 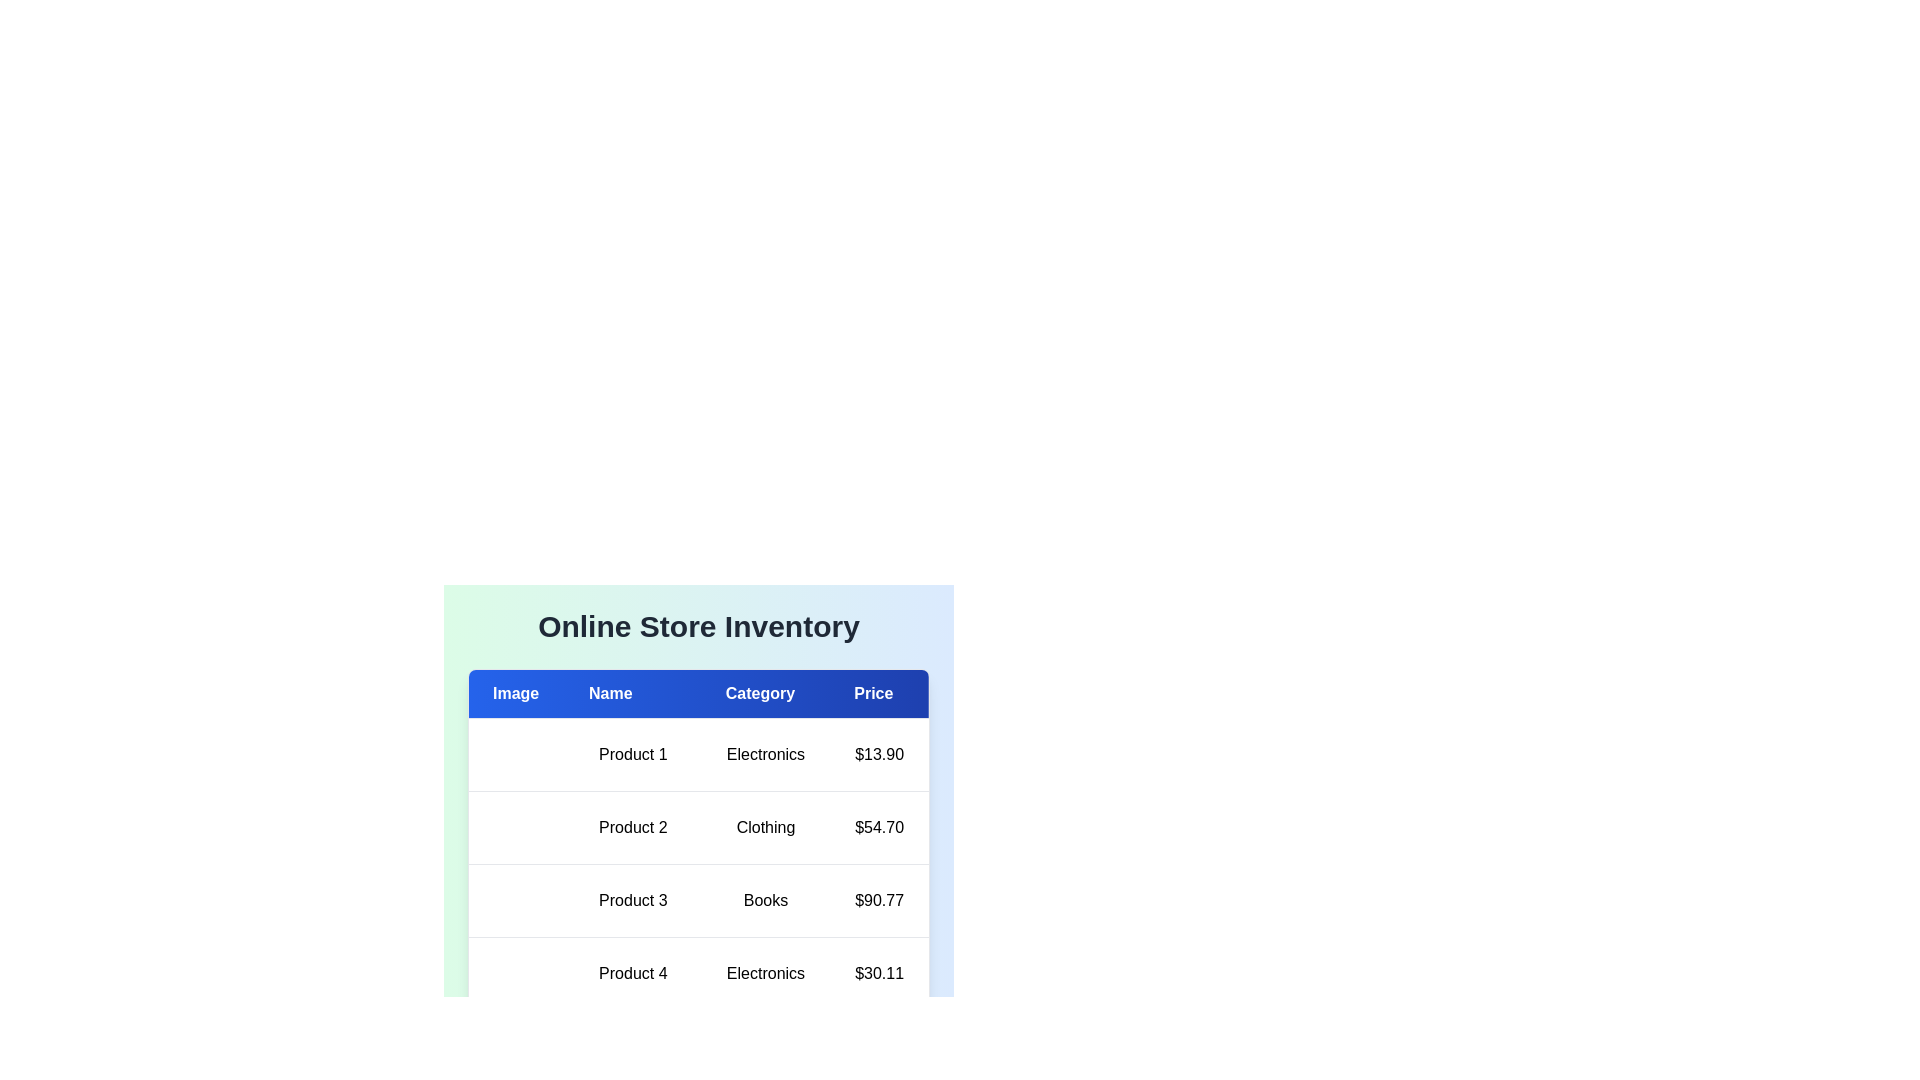 What do you see at coordinates (515, 693) in the screenshot?
I see `the column header to sort the table by Image` at bounding box center [515, 693].